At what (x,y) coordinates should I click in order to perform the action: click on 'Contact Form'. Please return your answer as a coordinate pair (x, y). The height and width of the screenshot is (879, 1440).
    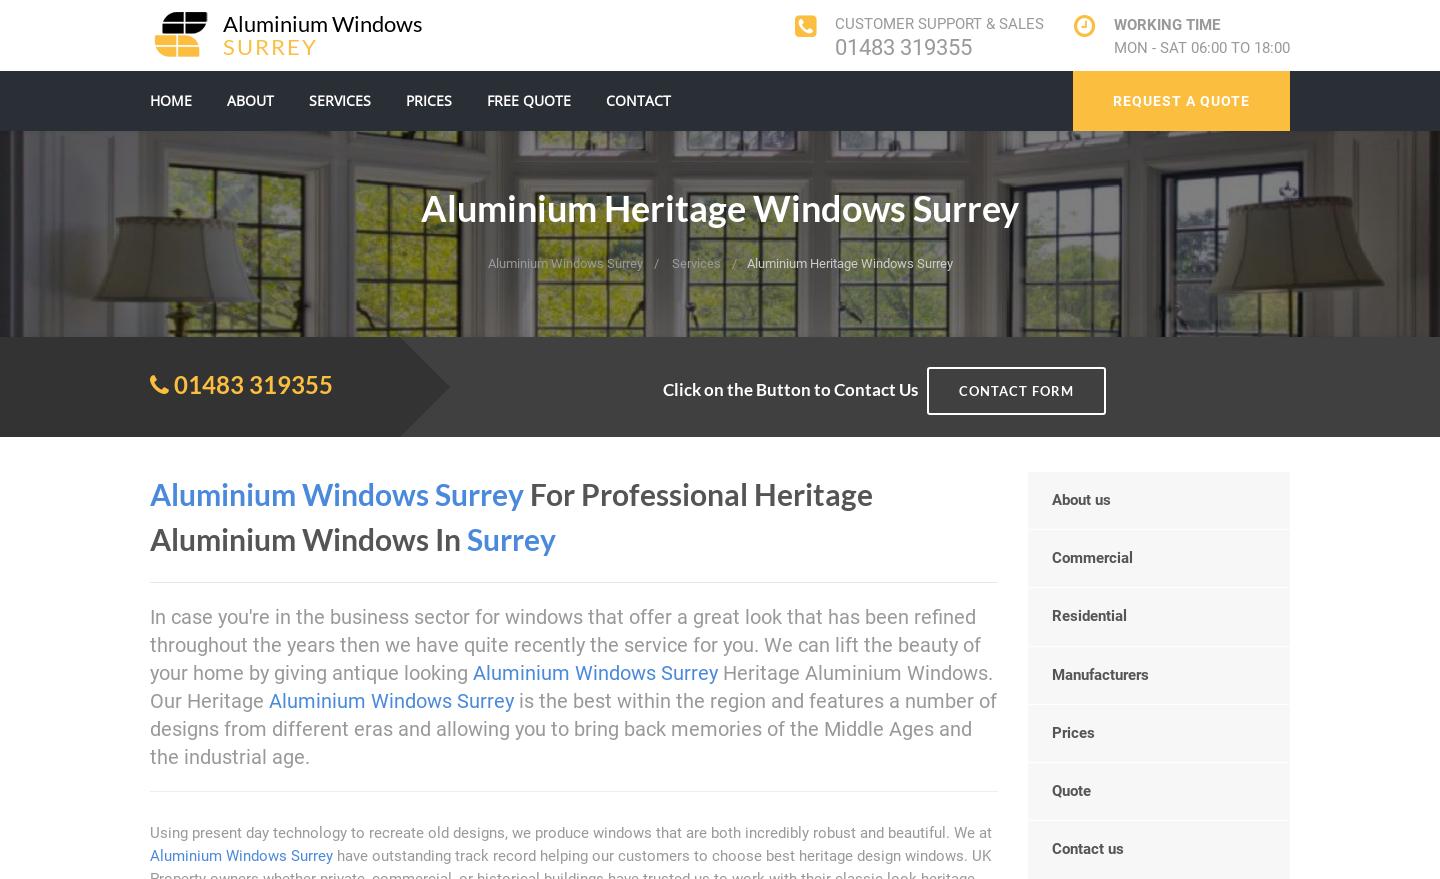
    Looking at the image, I should click on (1015, 390).